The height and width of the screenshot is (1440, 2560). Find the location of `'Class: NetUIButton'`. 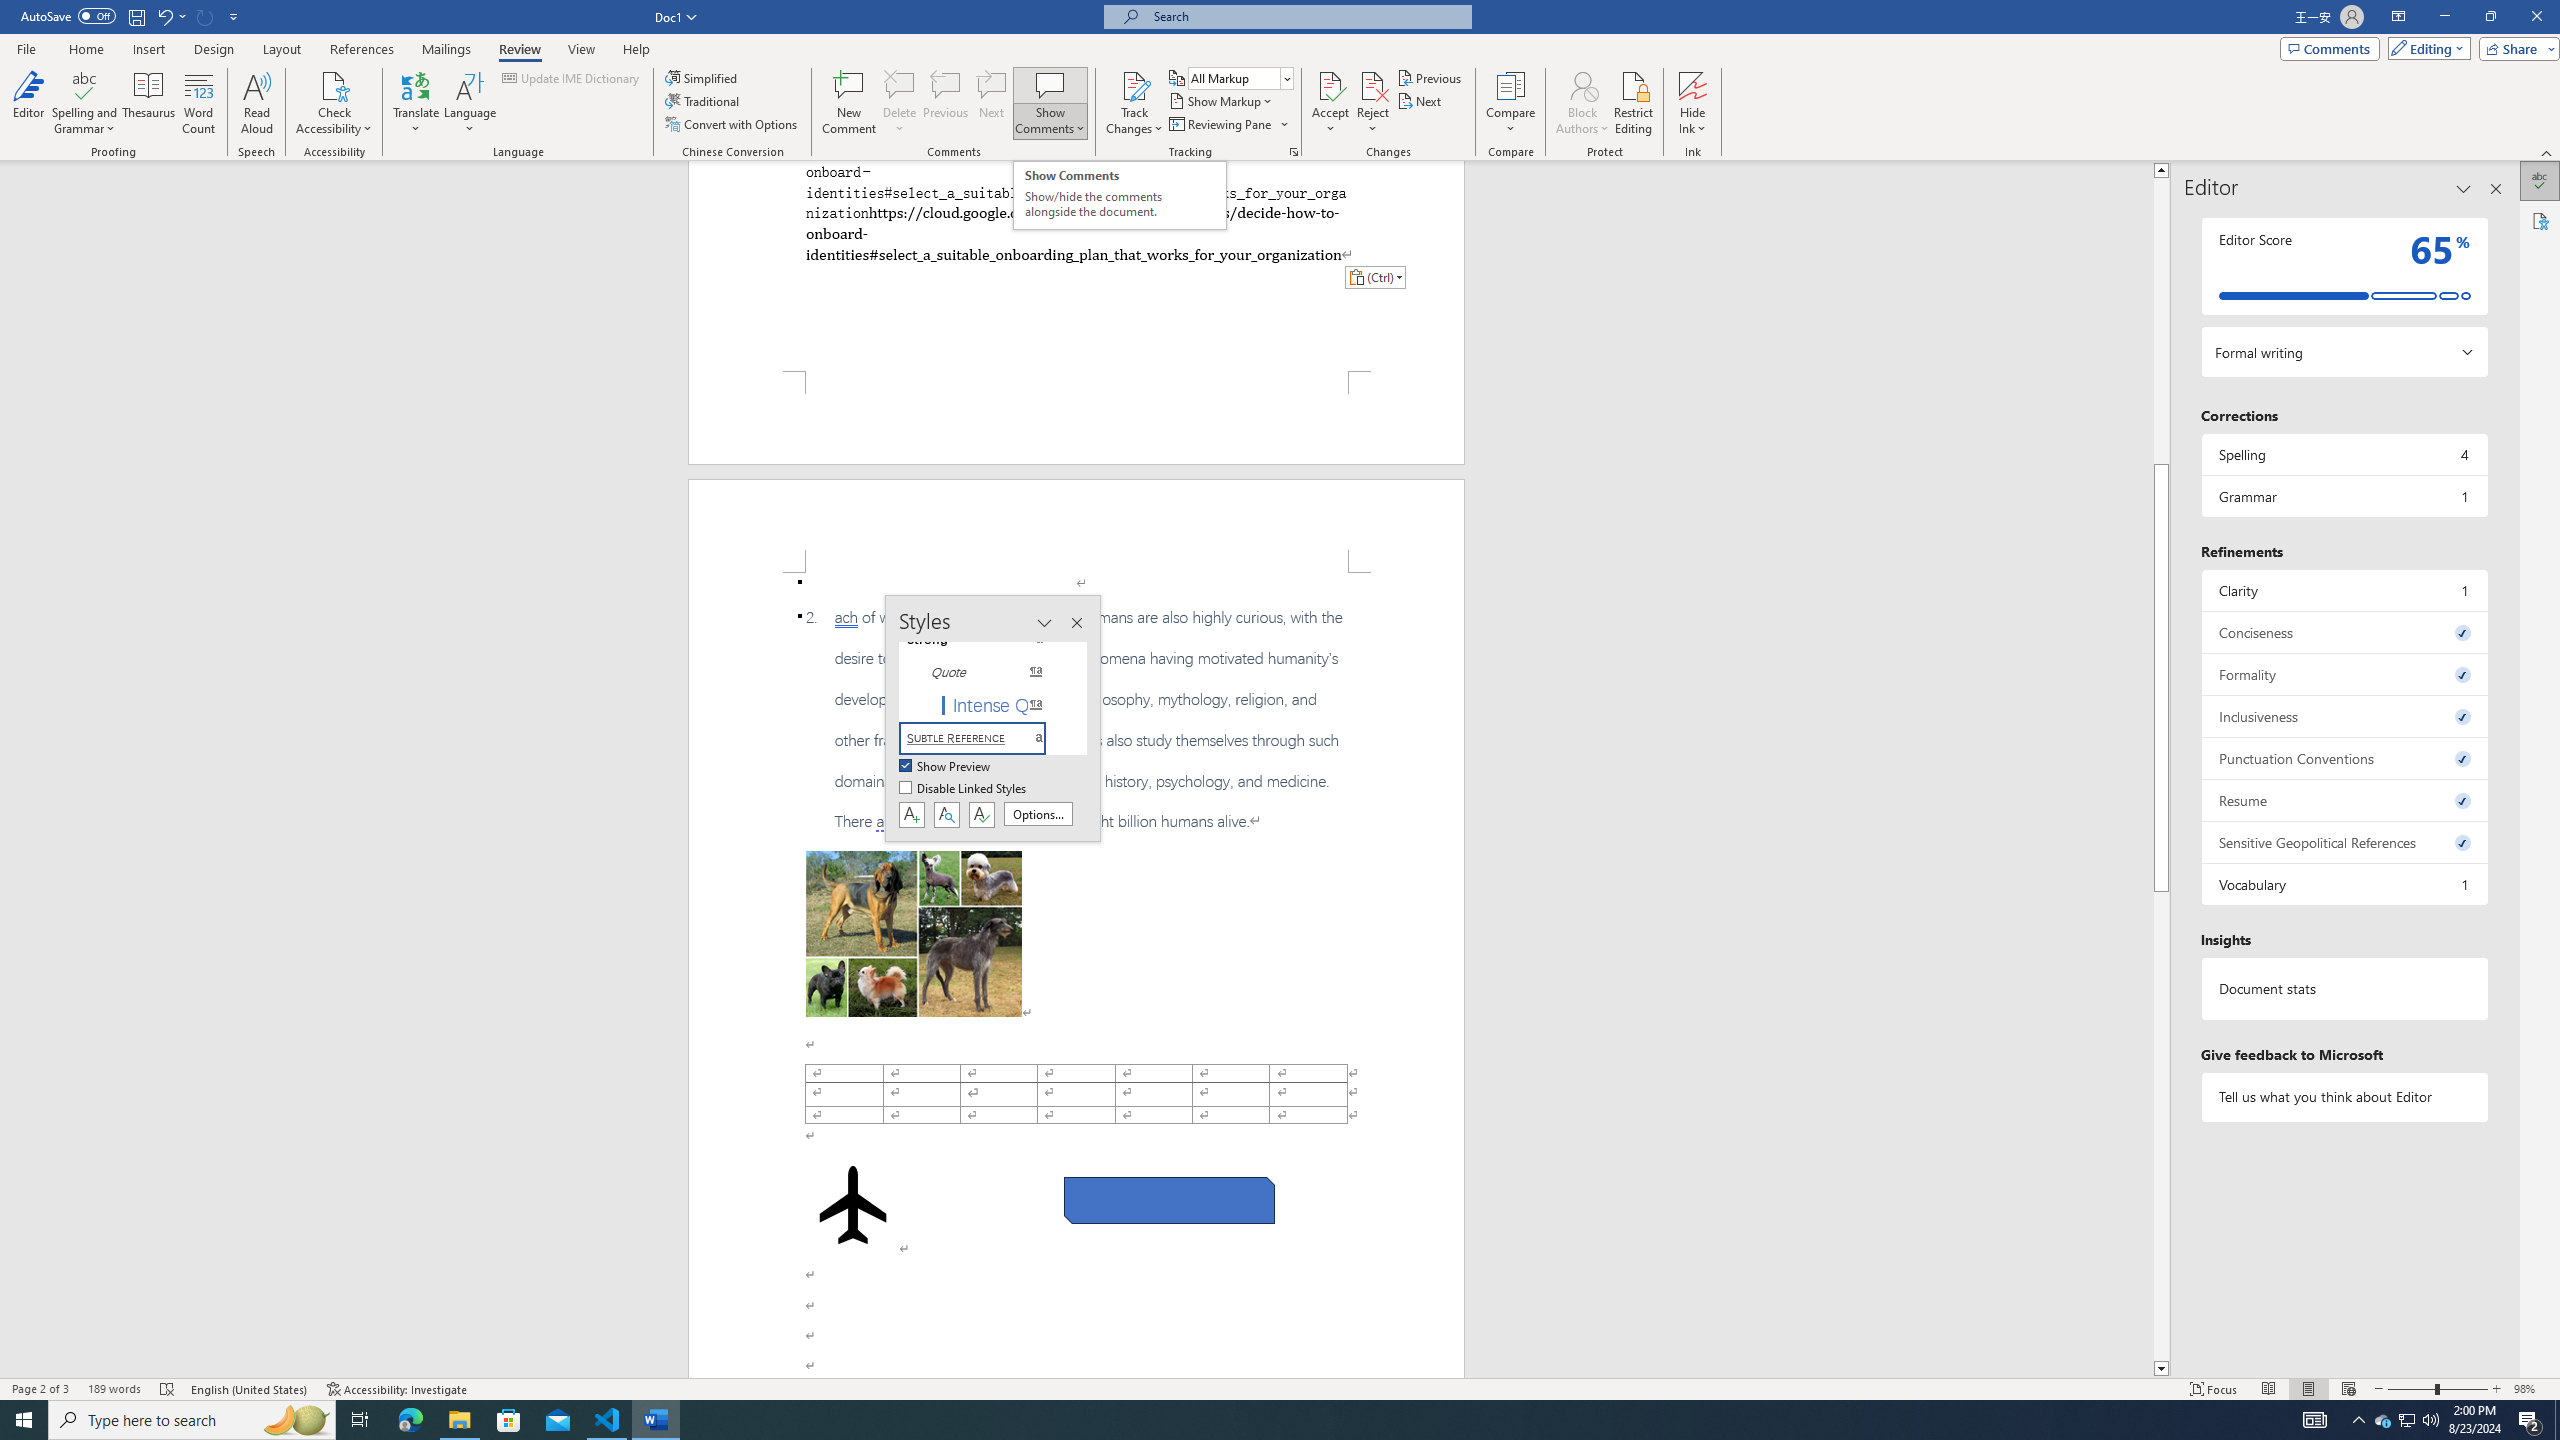

'Class: NetUIButton' is located at coordinates (982, 815).